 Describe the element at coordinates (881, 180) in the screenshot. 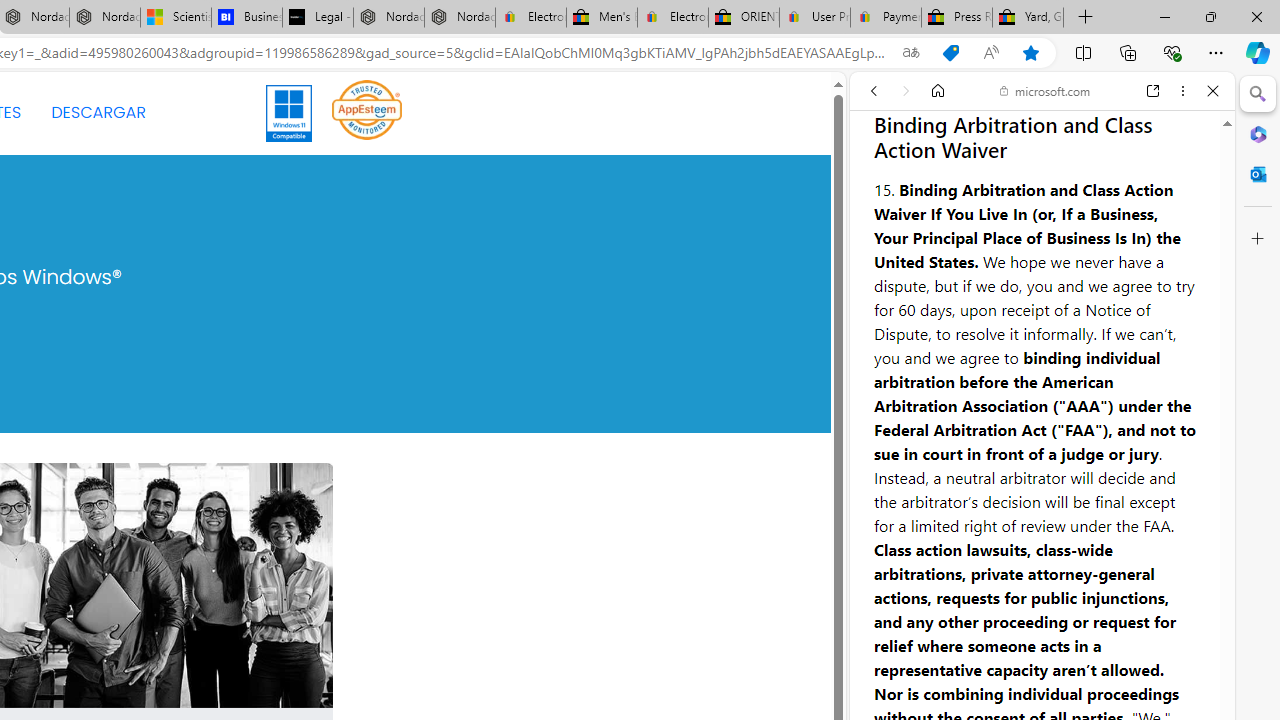

I see `'Web scope'` at that location.